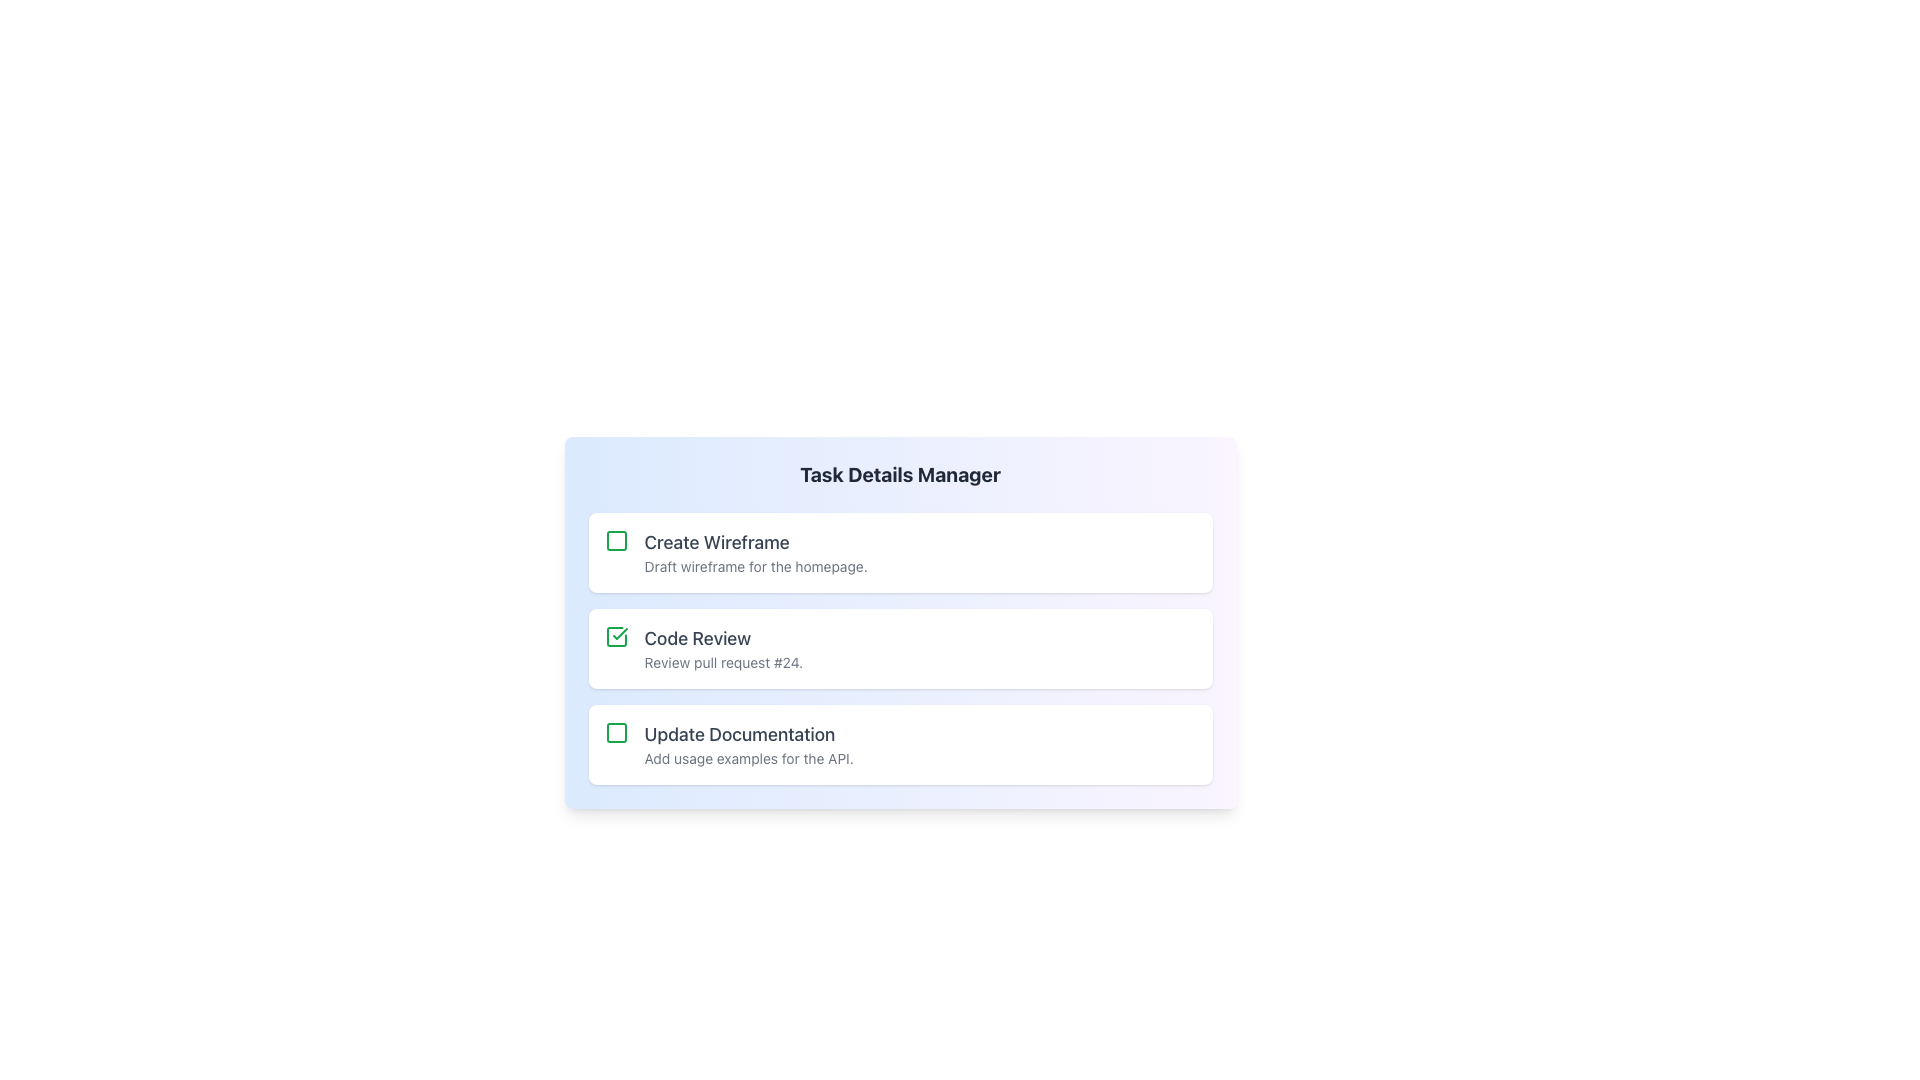 The width and height of the screenshot is (1920, 1080). What do you see at coordinates (755, 567) in the screenshot?
I see `the text label providing additional details about the 'Create Wireframe' task, located underneath the 'Create Wireframe' text in the 'Task Details Manager' section` at bounding box center [755, 567].